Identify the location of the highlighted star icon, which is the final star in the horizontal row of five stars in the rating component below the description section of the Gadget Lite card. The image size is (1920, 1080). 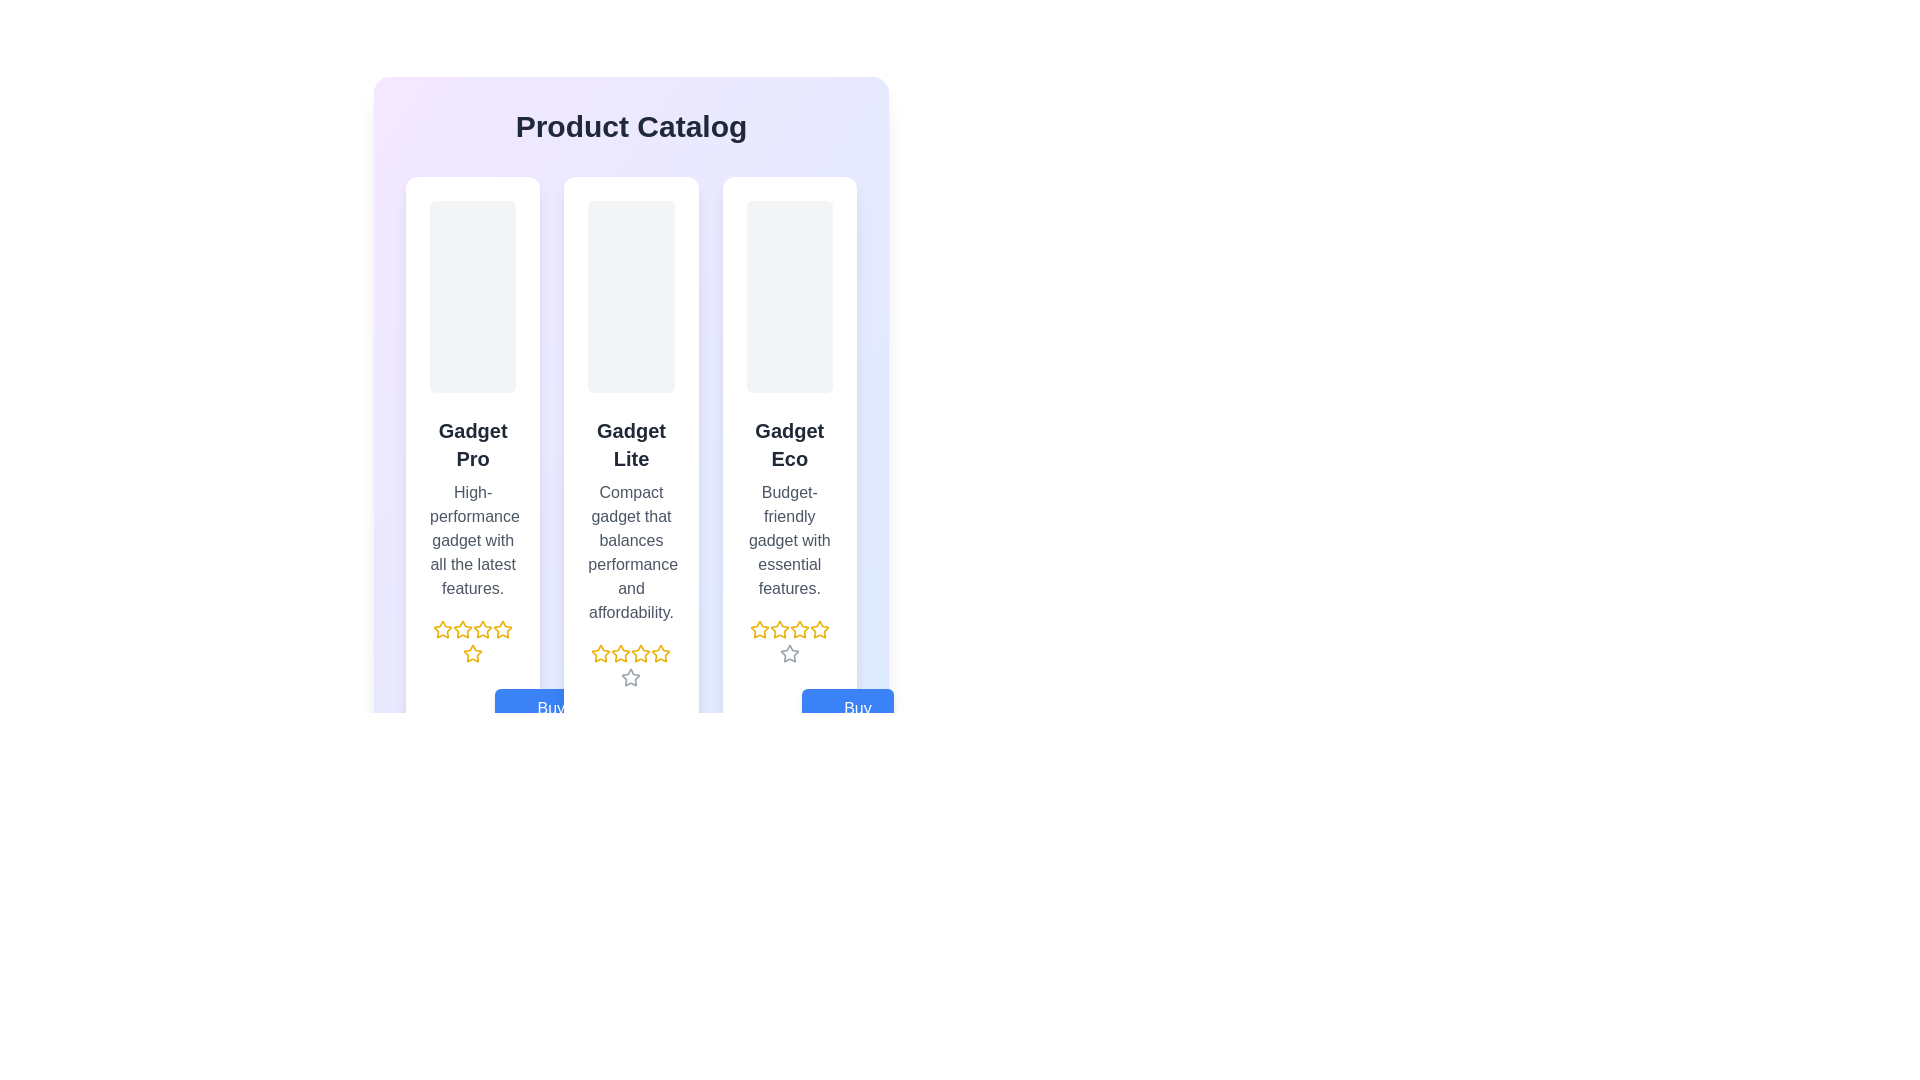
(630, 676).